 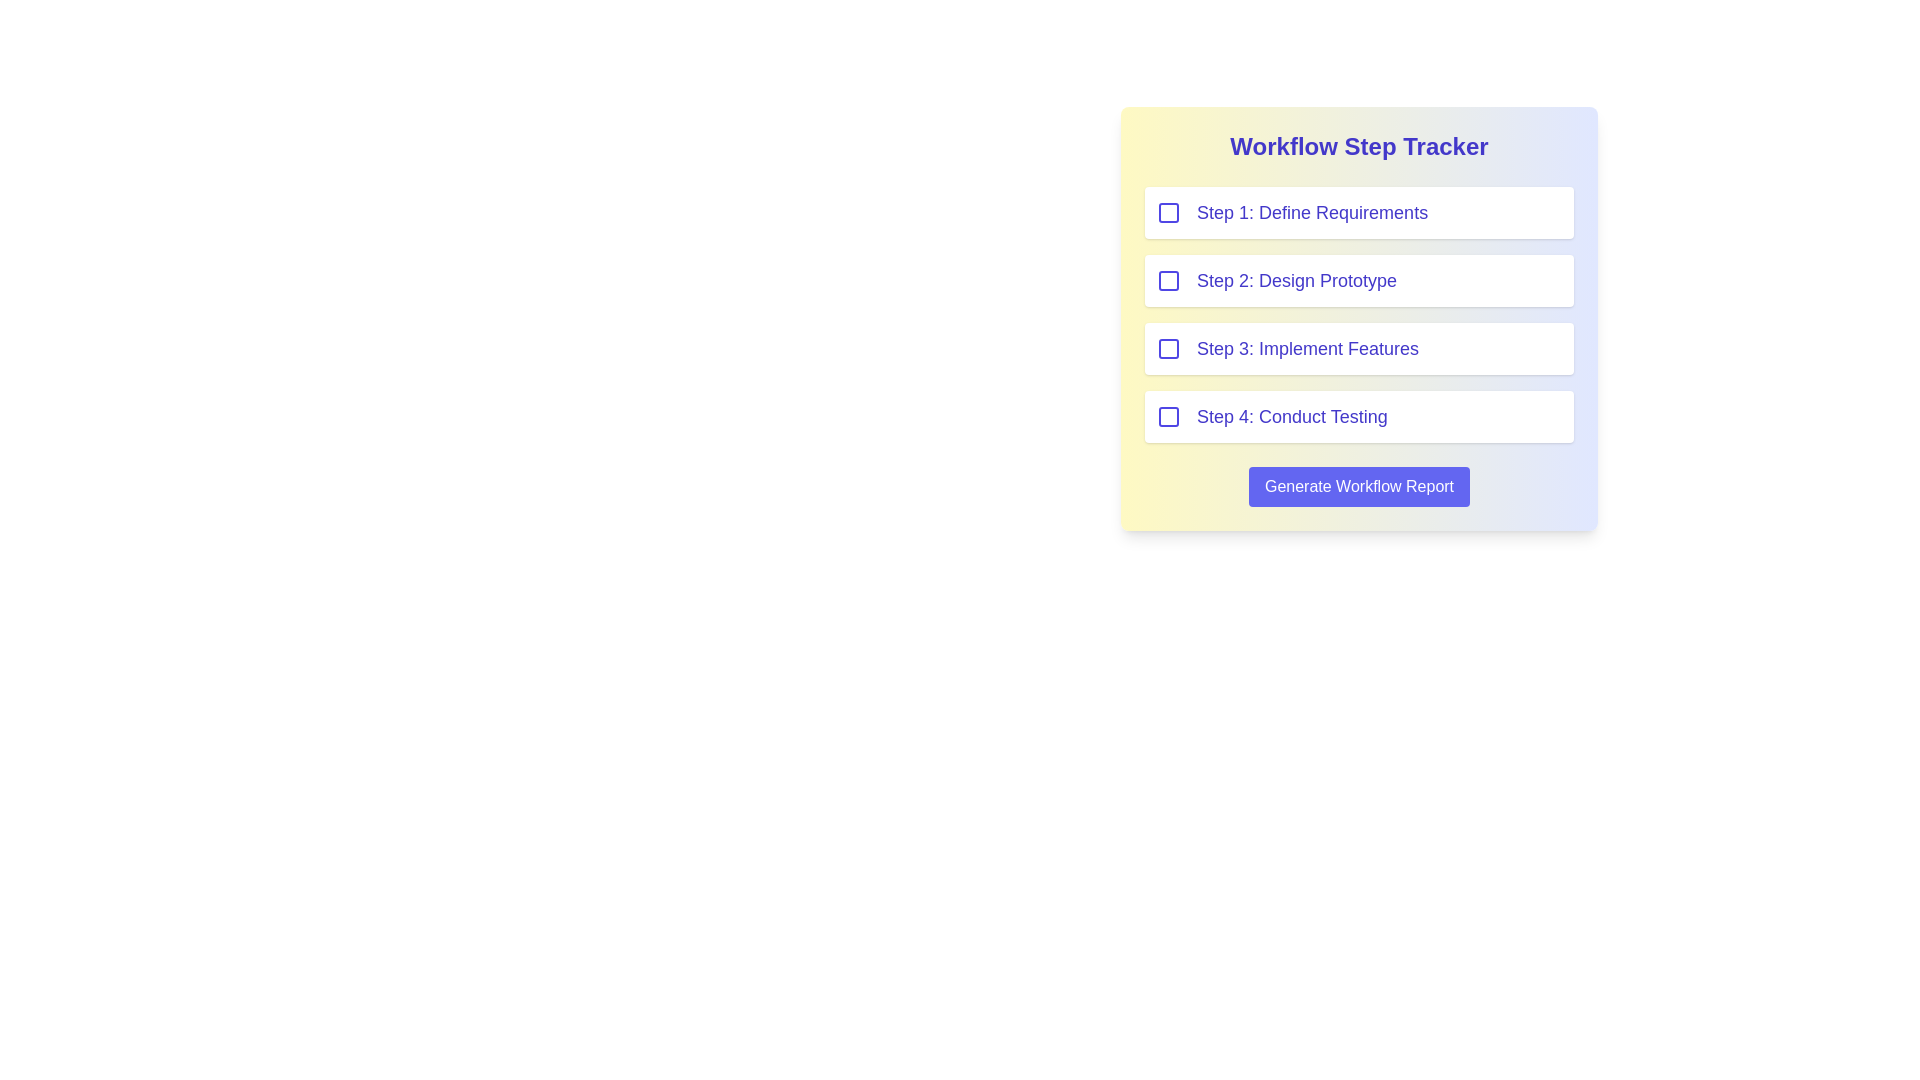 What do you see at coordinates (1359, 145) in the screenshot?
I see `the Text Label (Title) at the top of the workflow tracker interface, which provides an overview of the contents and functionality of the section` at bounding box center [1359, 145].